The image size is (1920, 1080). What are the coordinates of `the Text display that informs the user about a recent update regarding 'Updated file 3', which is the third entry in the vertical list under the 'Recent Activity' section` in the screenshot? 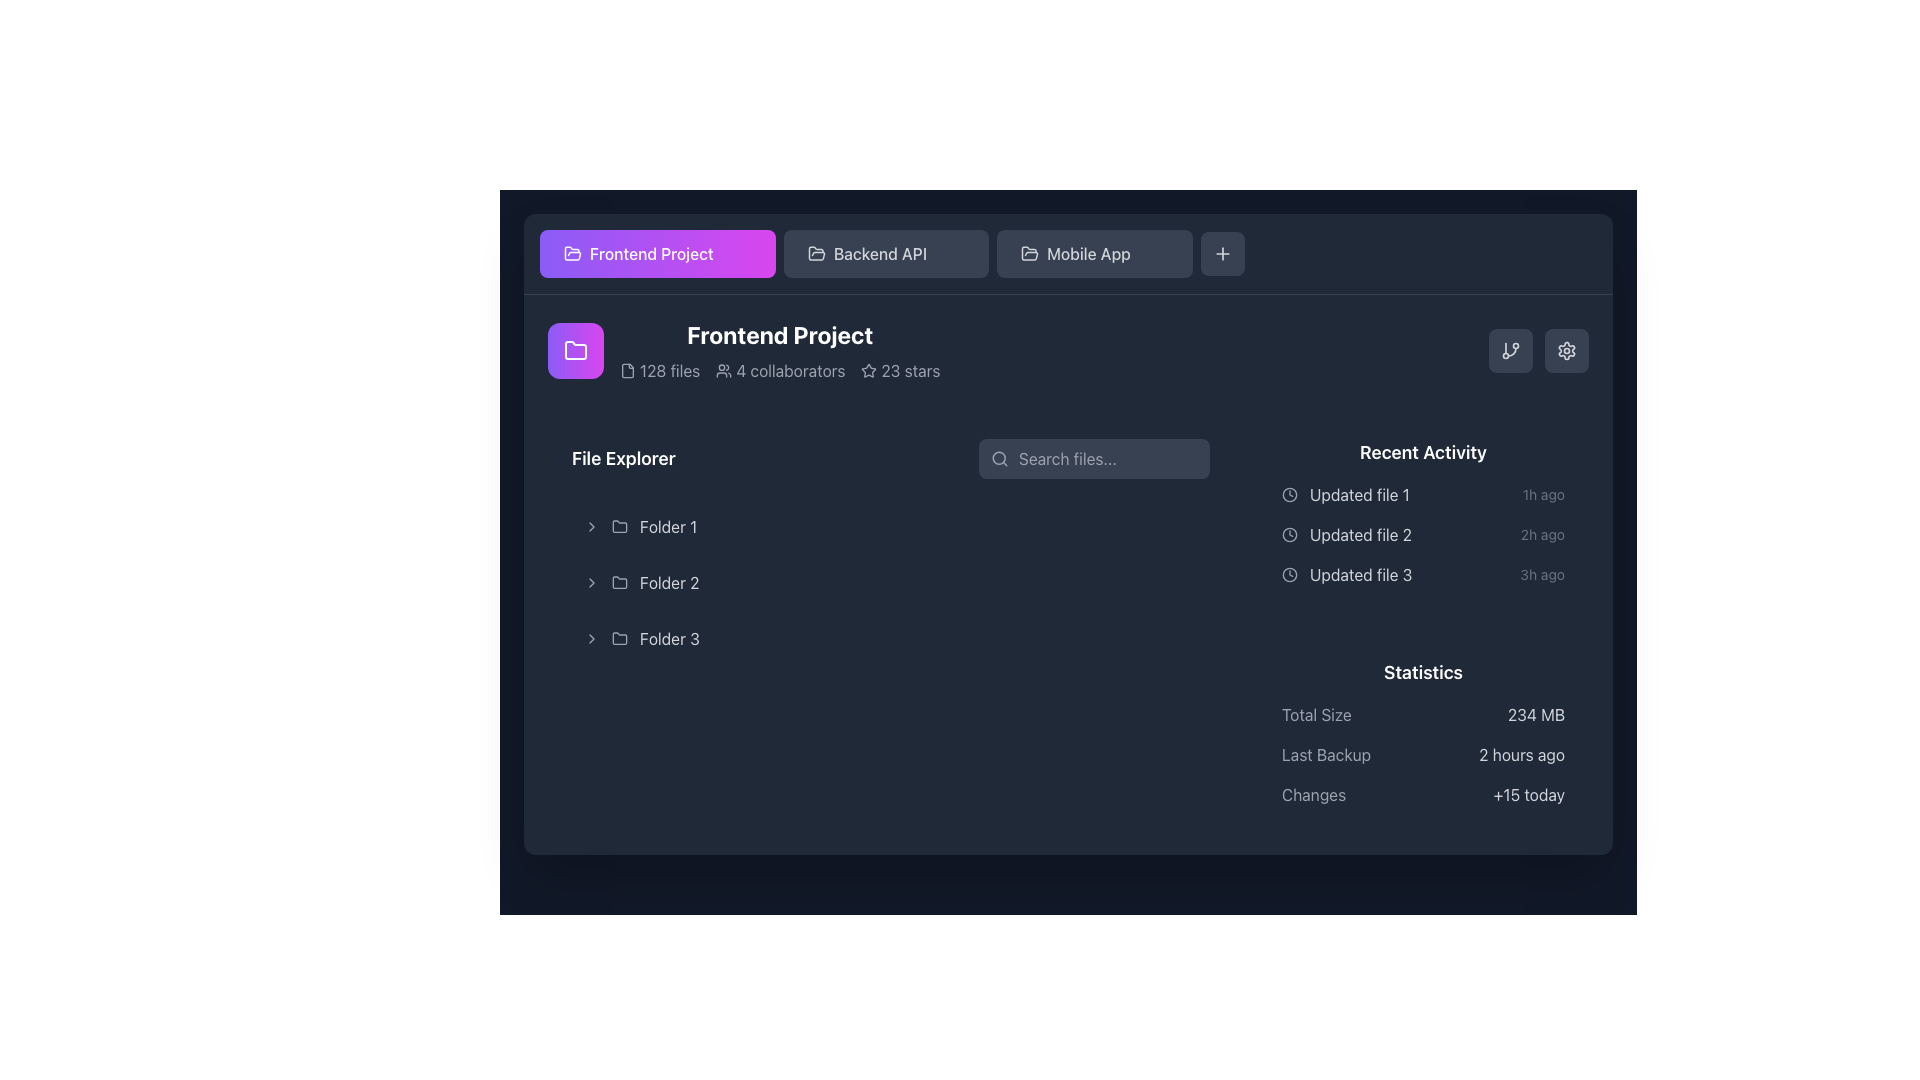 It's located at (1360, 574).